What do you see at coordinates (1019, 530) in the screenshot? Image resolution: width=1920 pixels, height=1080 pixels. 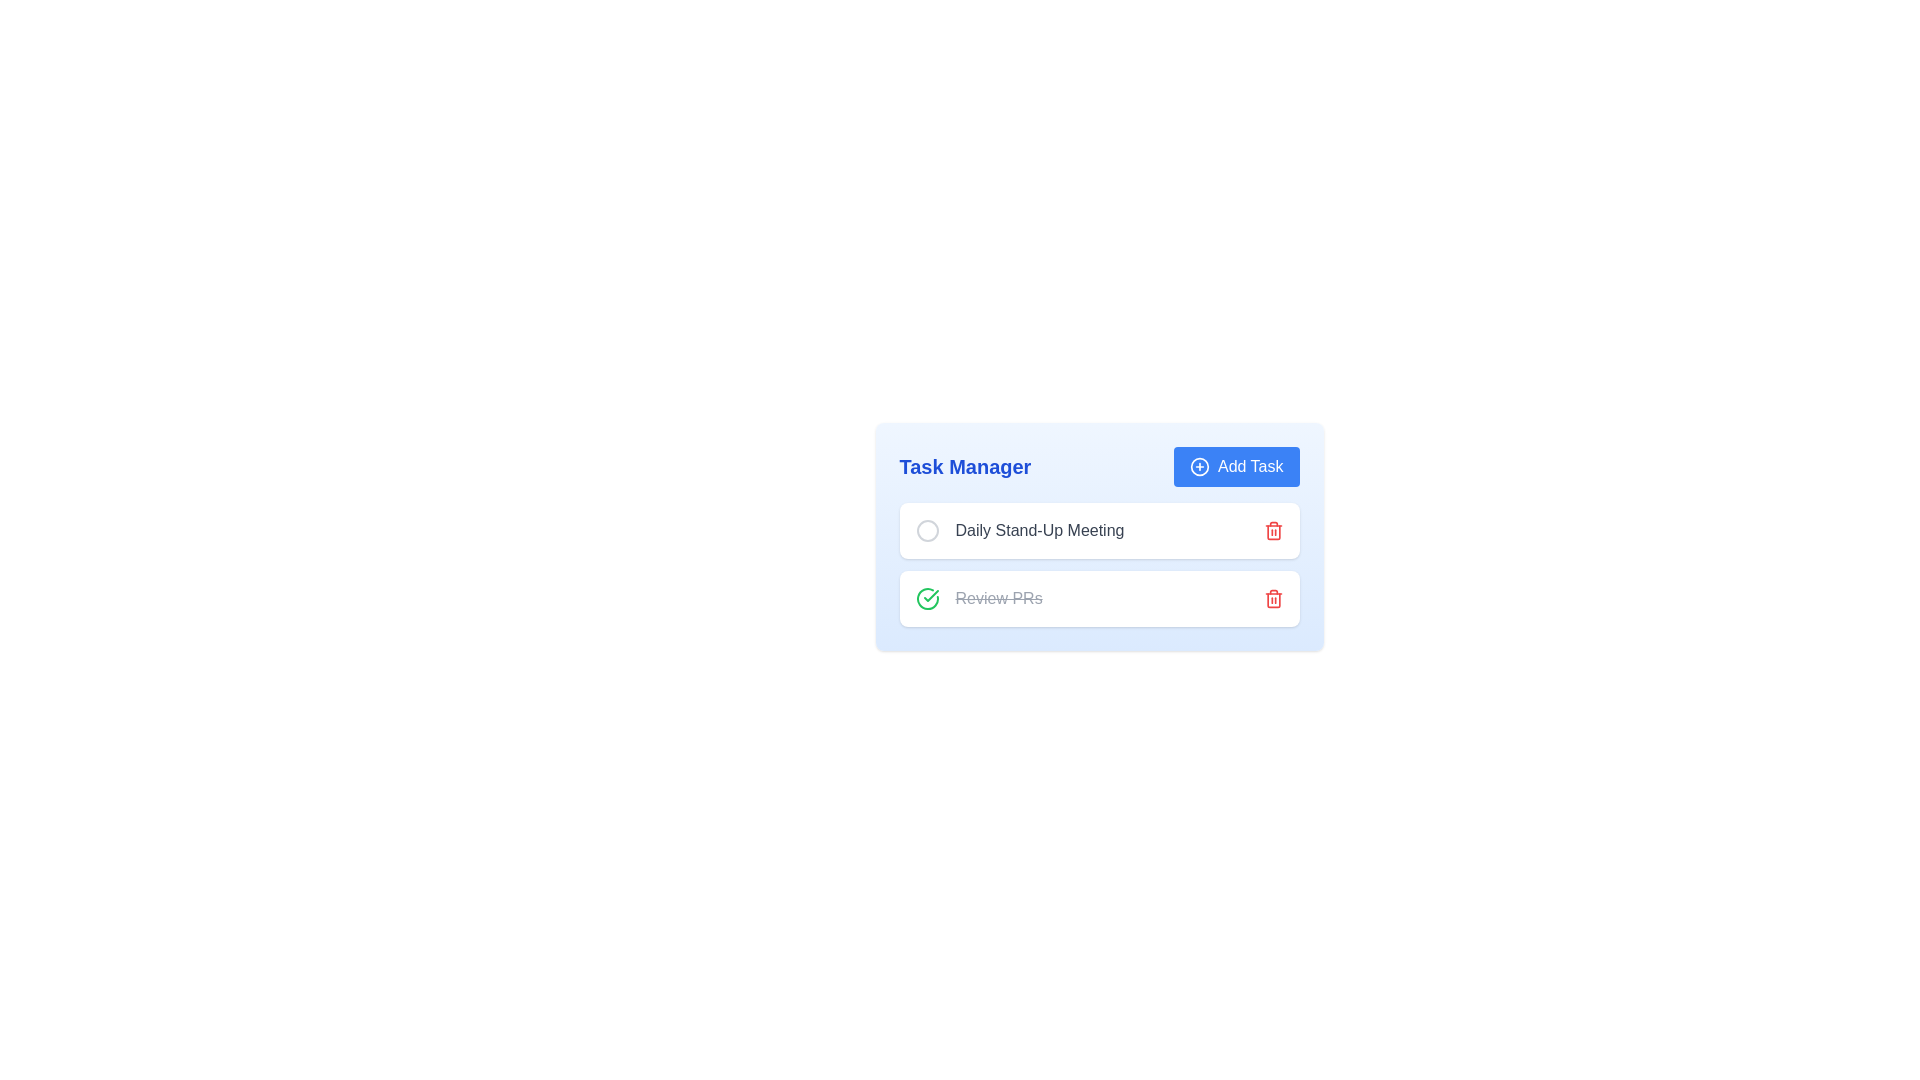 I see `the first task list item labeled 'Daily Stand-Up Meeting'` at bounding box center [1019, 530].